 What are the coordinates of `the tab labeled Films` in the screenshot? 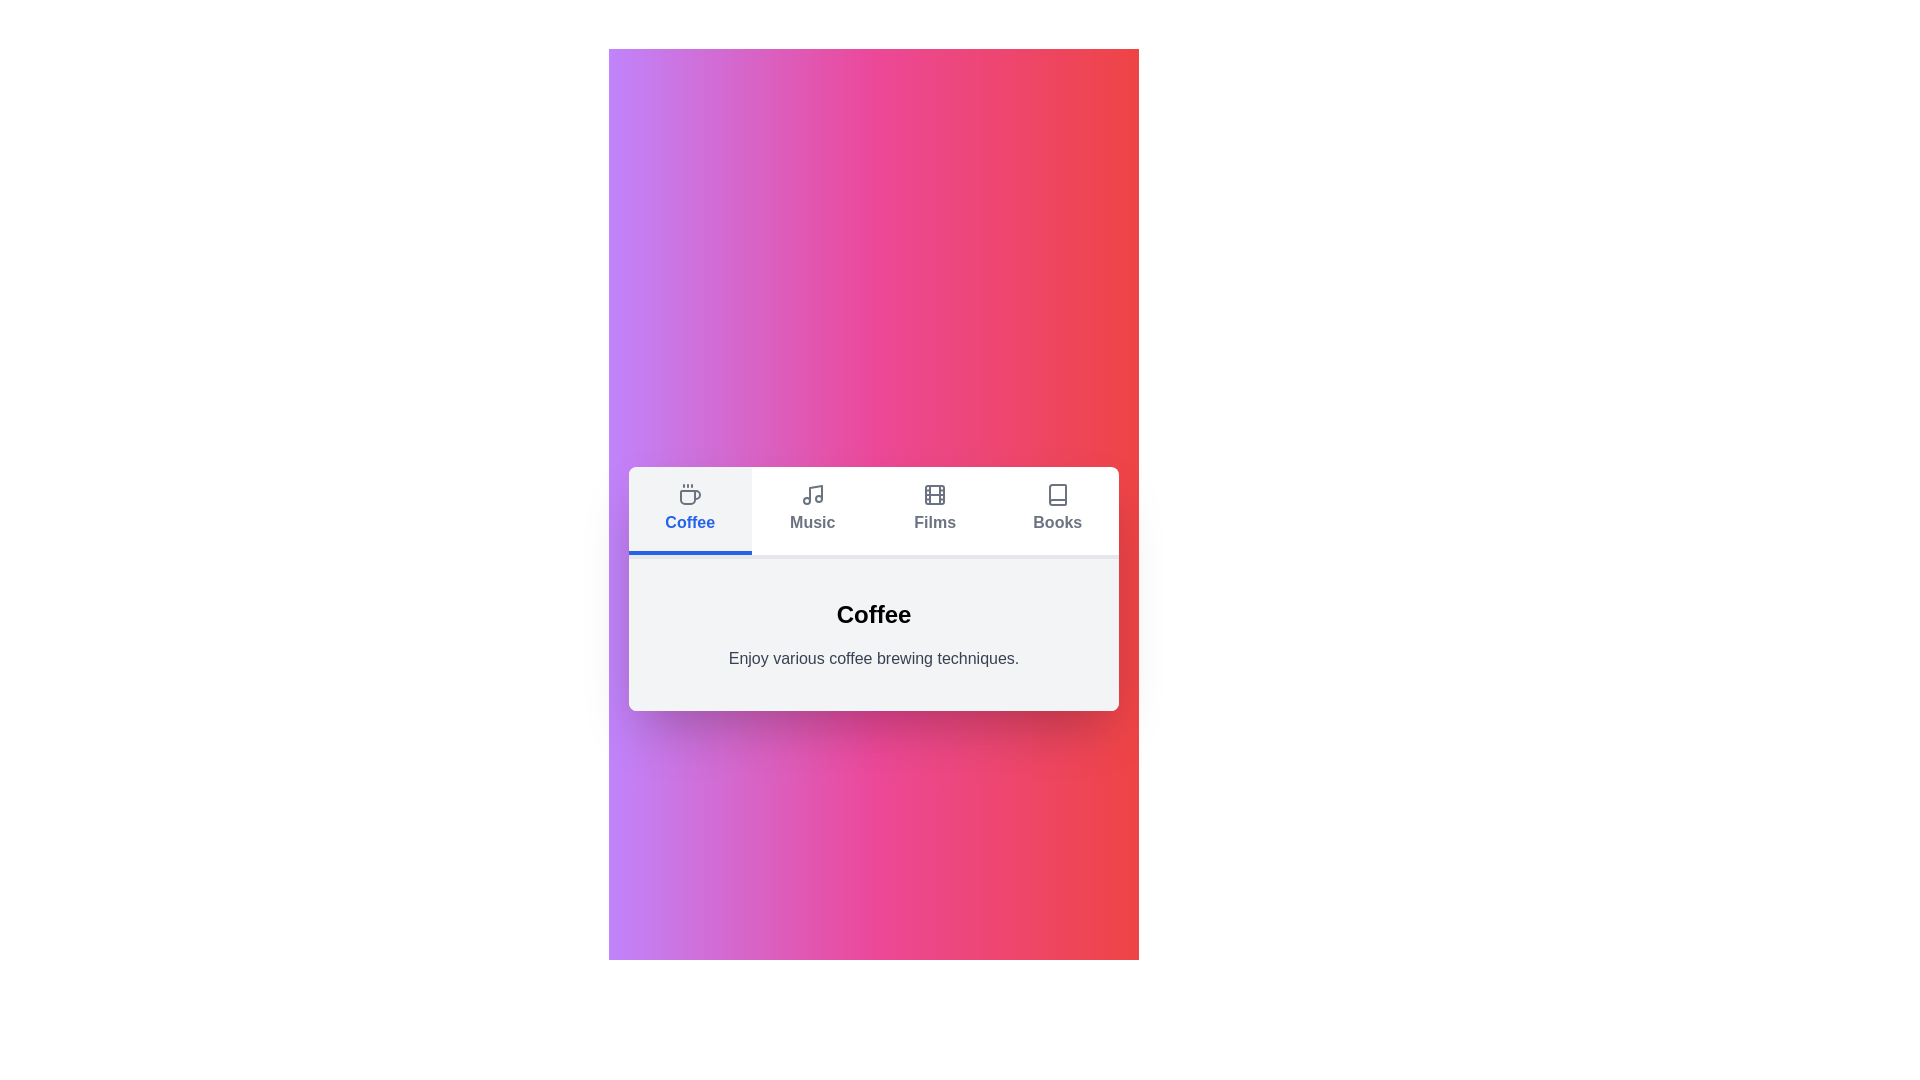 It's located at (934, 509).